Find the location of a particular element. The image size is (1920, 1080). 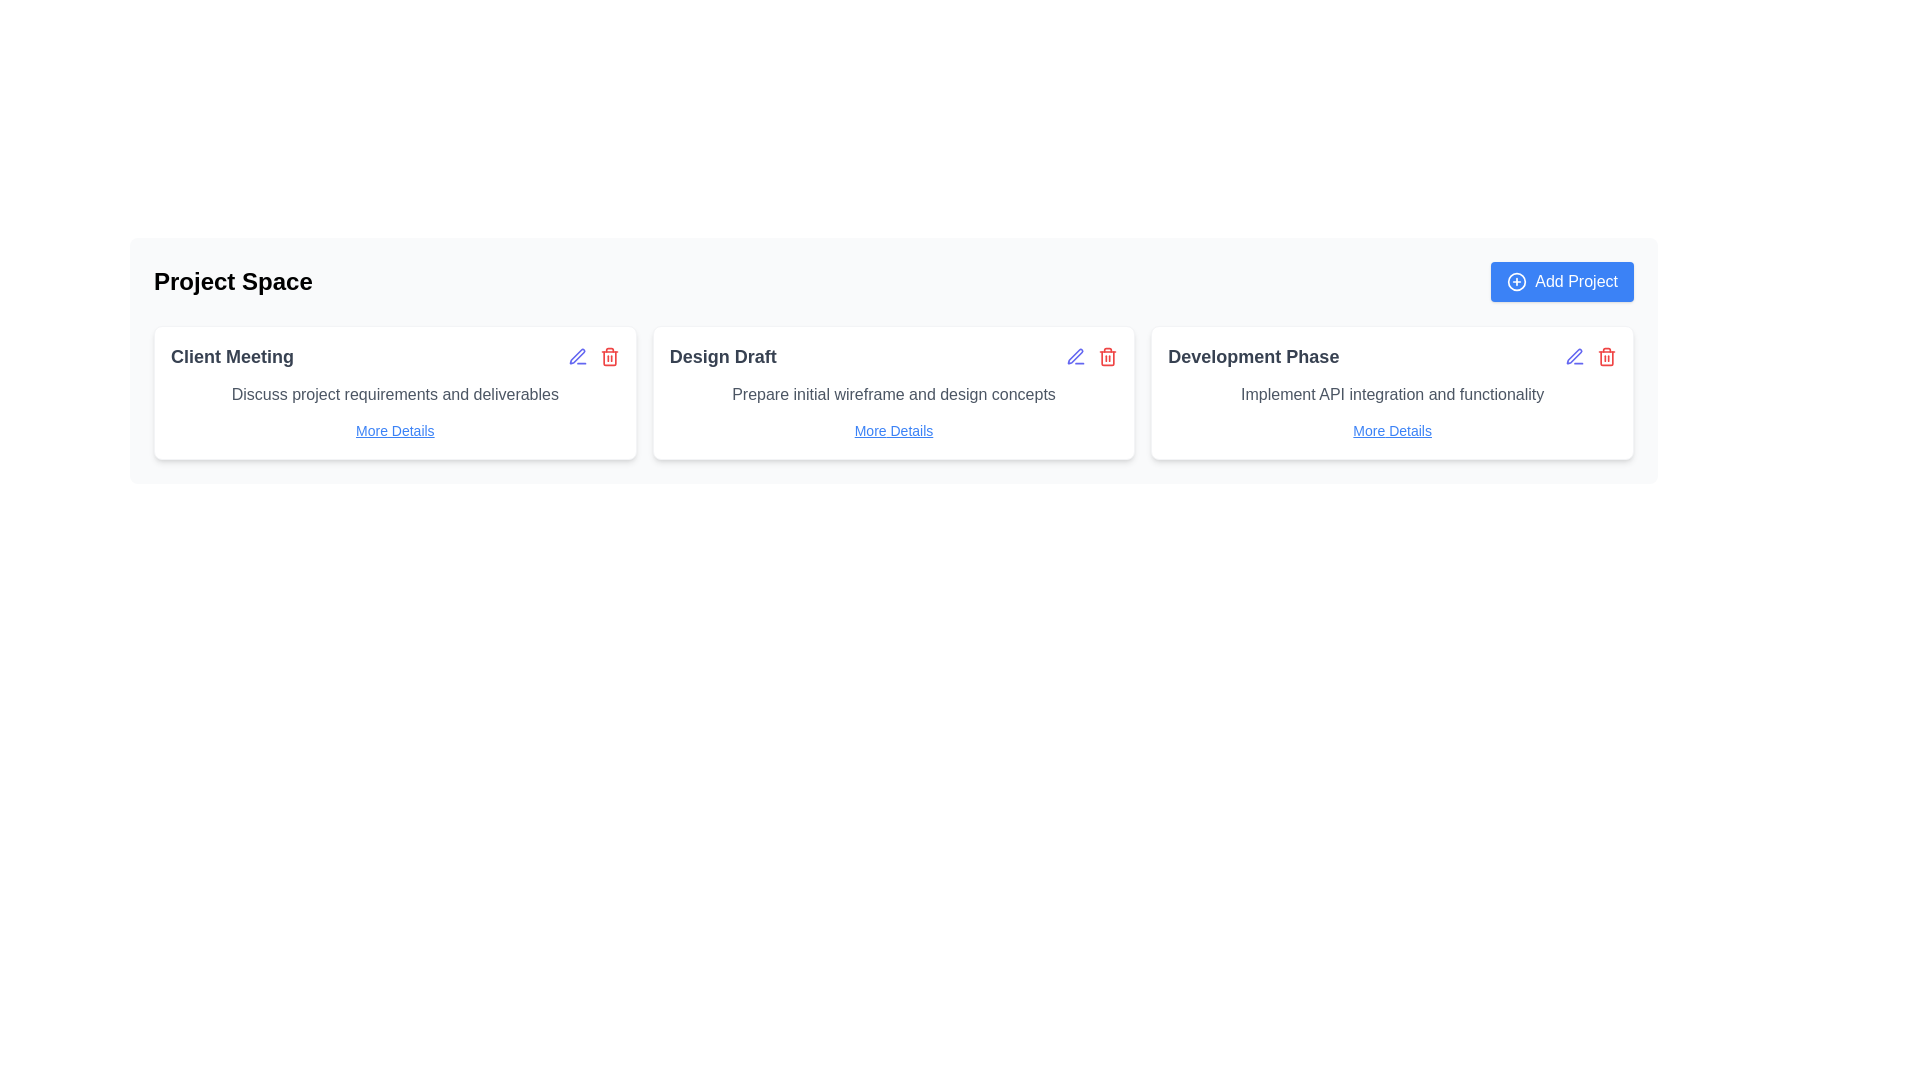

the decorative vector element located within the circular icon of the 'Add Project' button at the top-right corner of the interface is located at coordinates (1517, 281).